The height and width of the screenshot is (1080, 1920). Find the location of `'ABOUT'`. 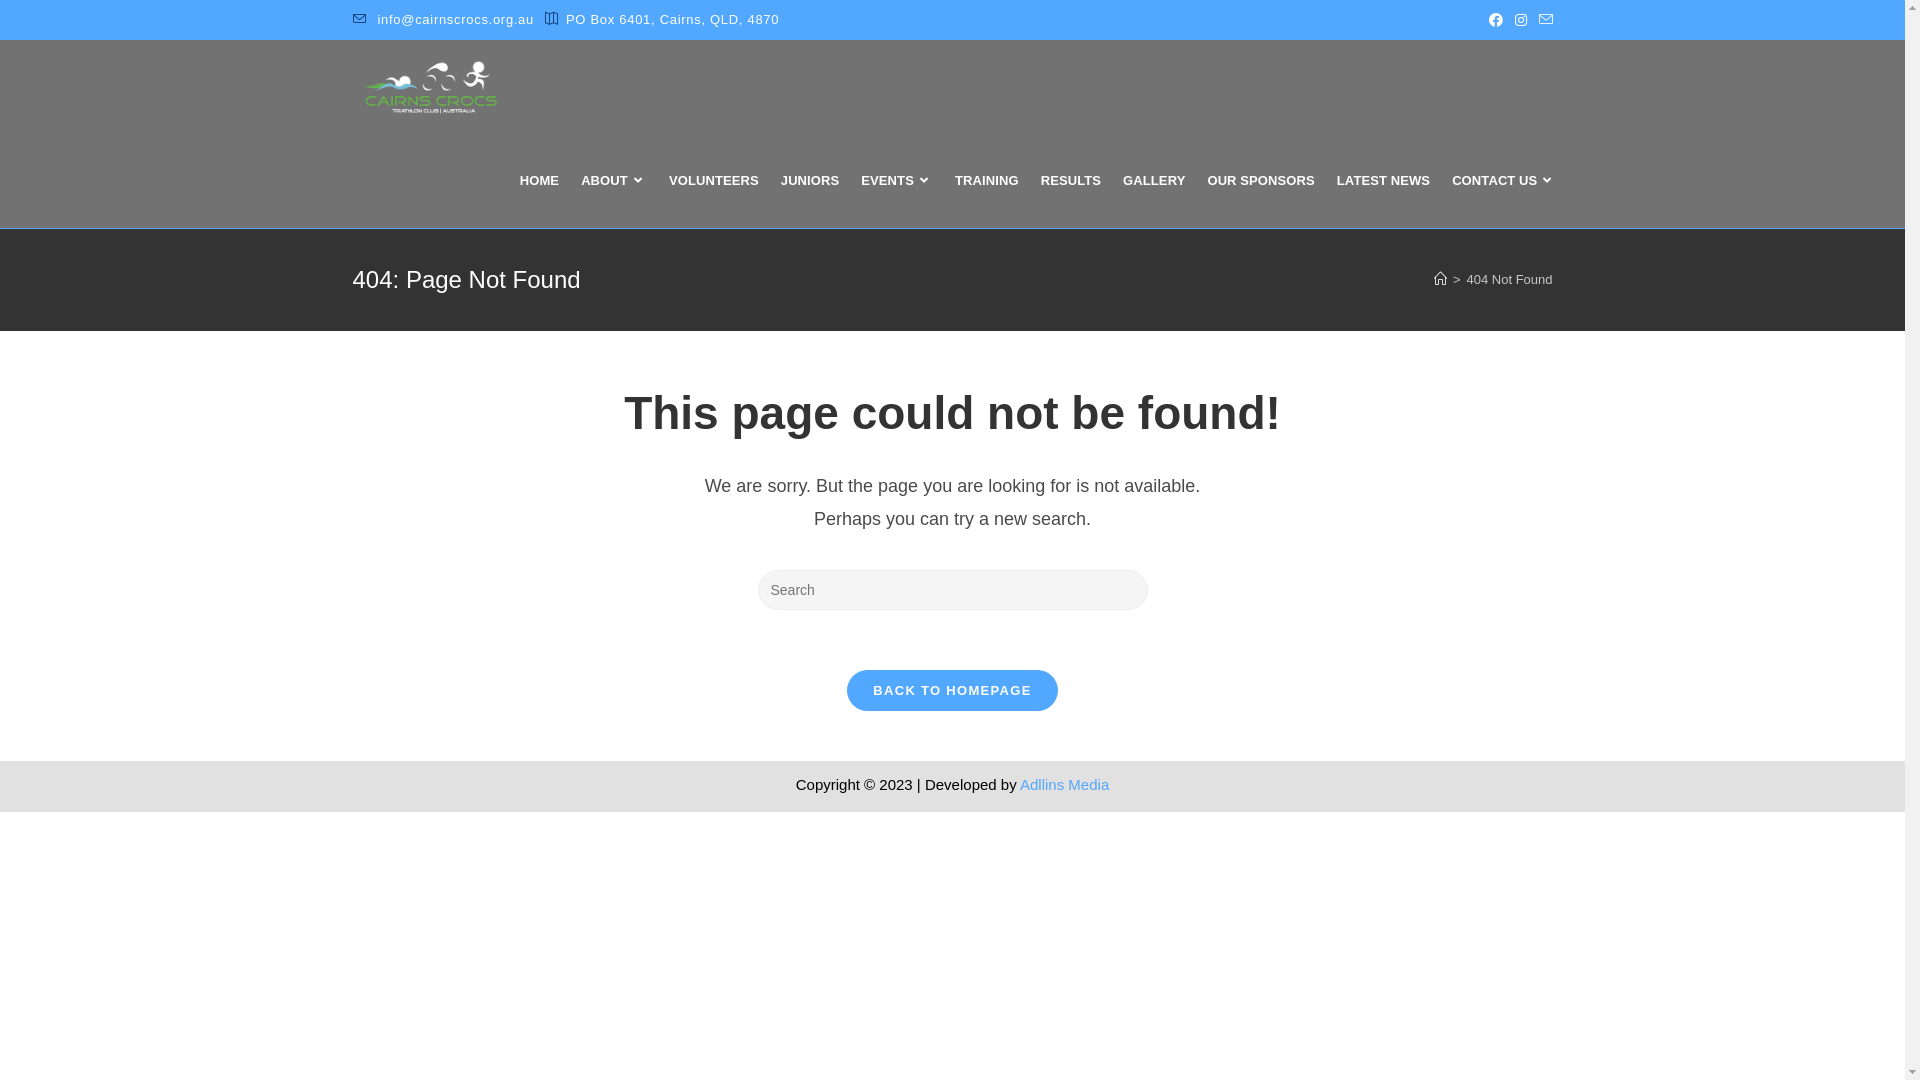

'ABOUT' is located at coordinates (613, 181).